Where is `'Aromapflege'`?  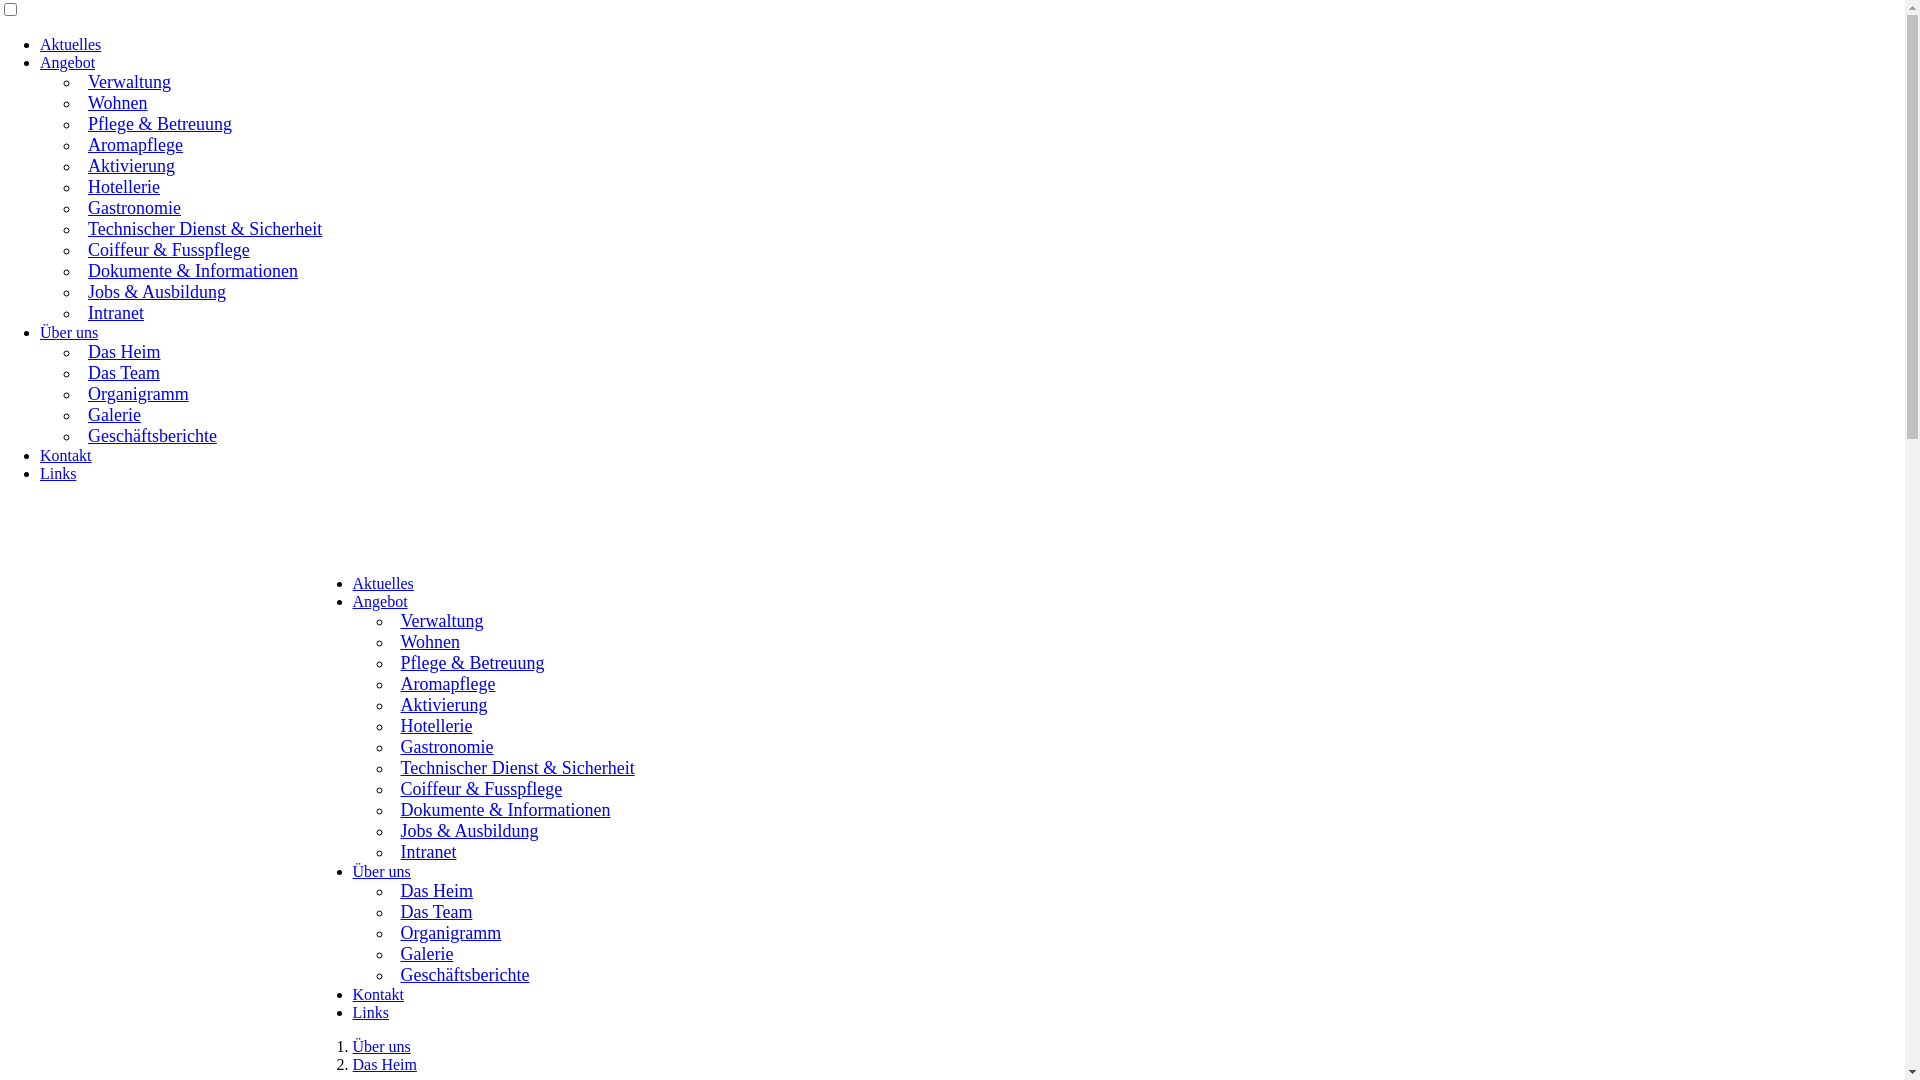 'Aromapflege' is located at coordinates (444, 681).